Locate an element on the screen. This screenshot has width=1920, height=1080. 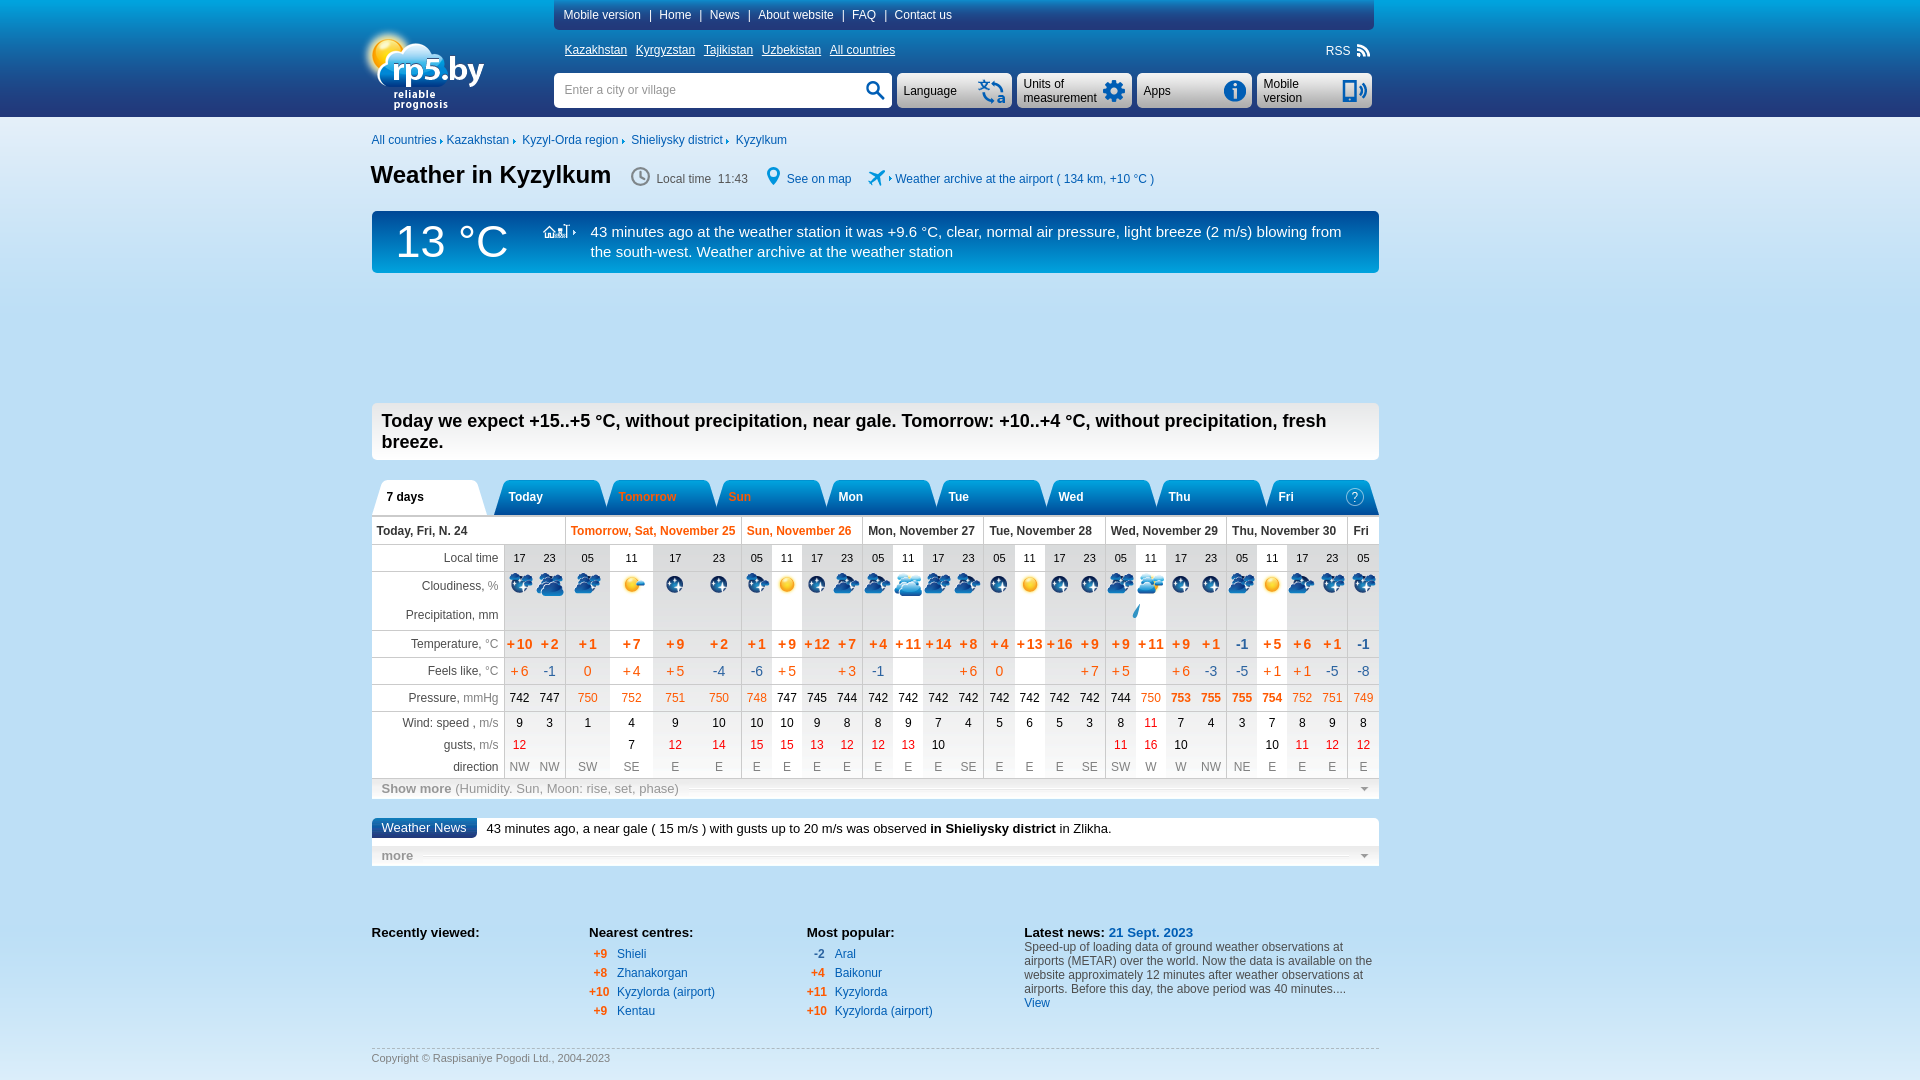
'Temperature' is located at coordinates (443, 644).